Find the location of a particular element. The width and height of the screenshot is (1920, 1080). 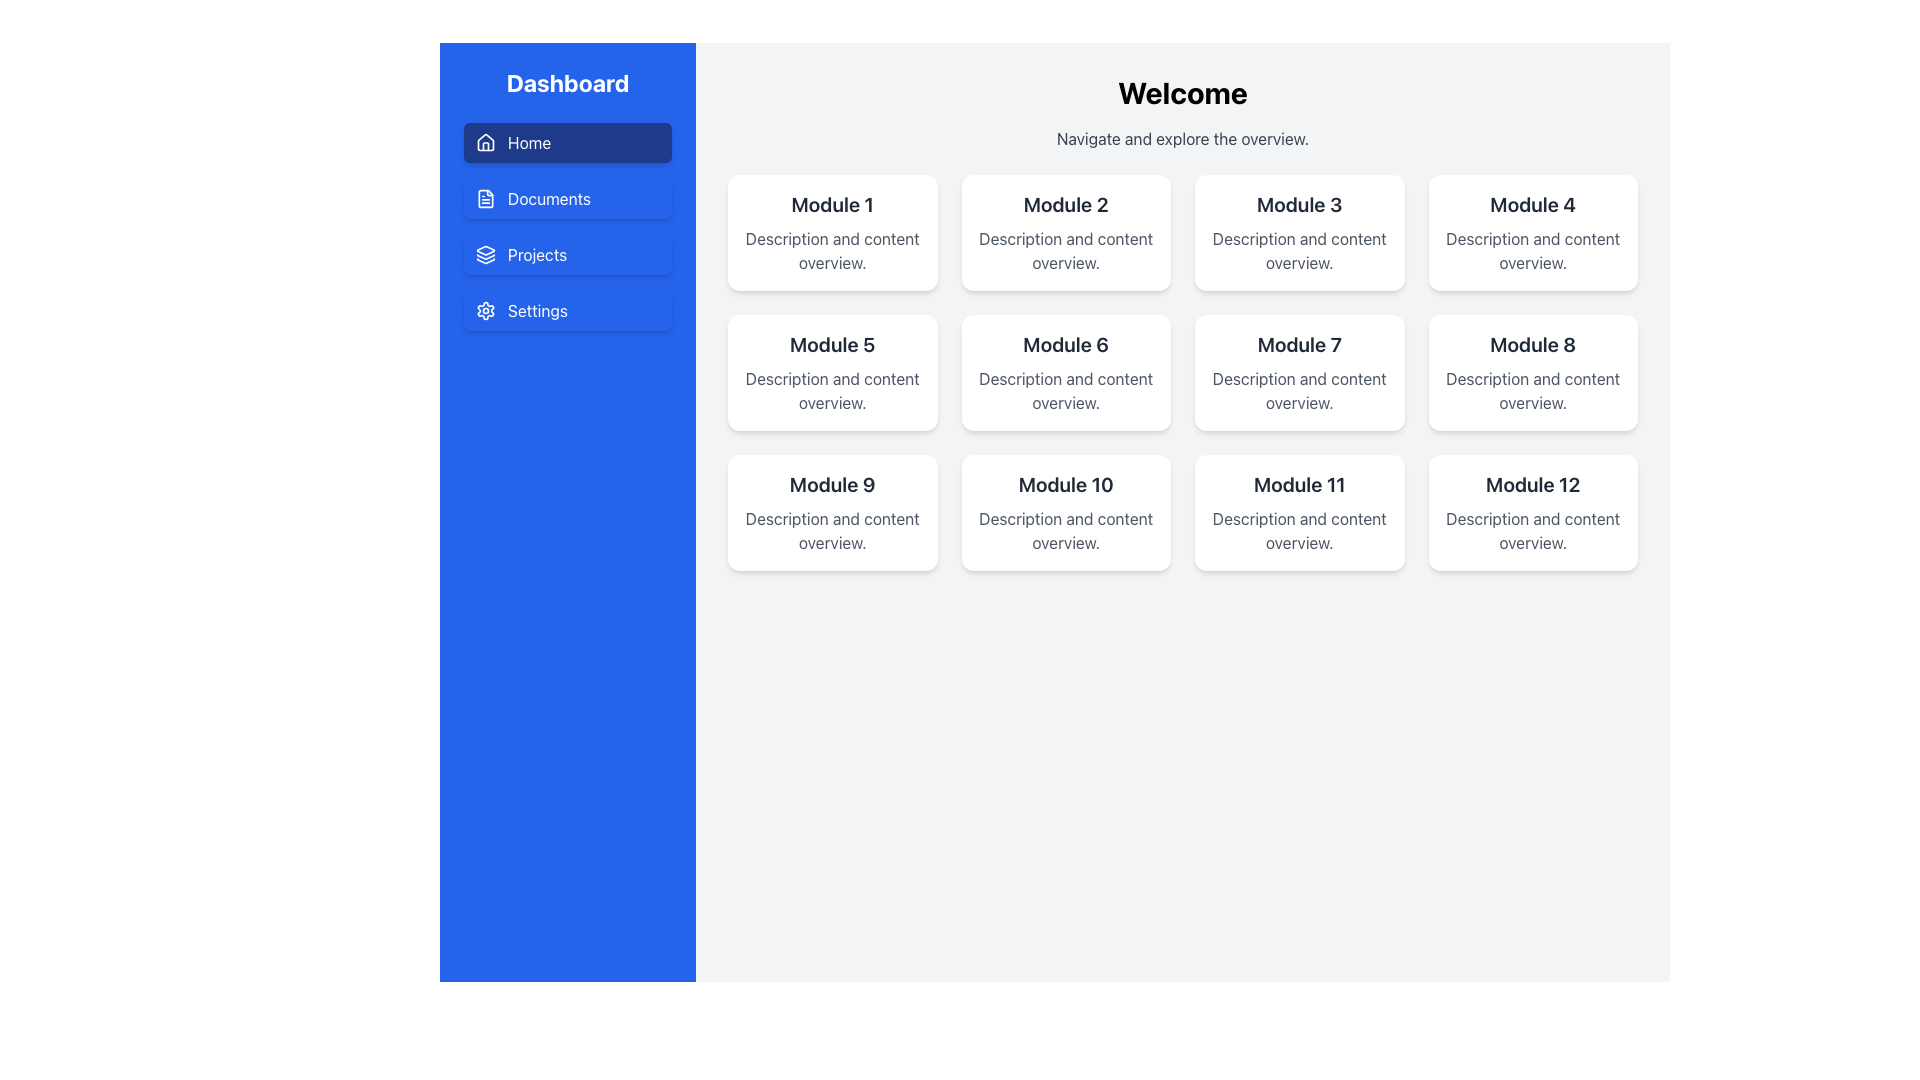

text component displaying 'Description and content overview.' which is styled in gray and located beneath the header 'Module 3.' is located at coordinates (1299, 249).